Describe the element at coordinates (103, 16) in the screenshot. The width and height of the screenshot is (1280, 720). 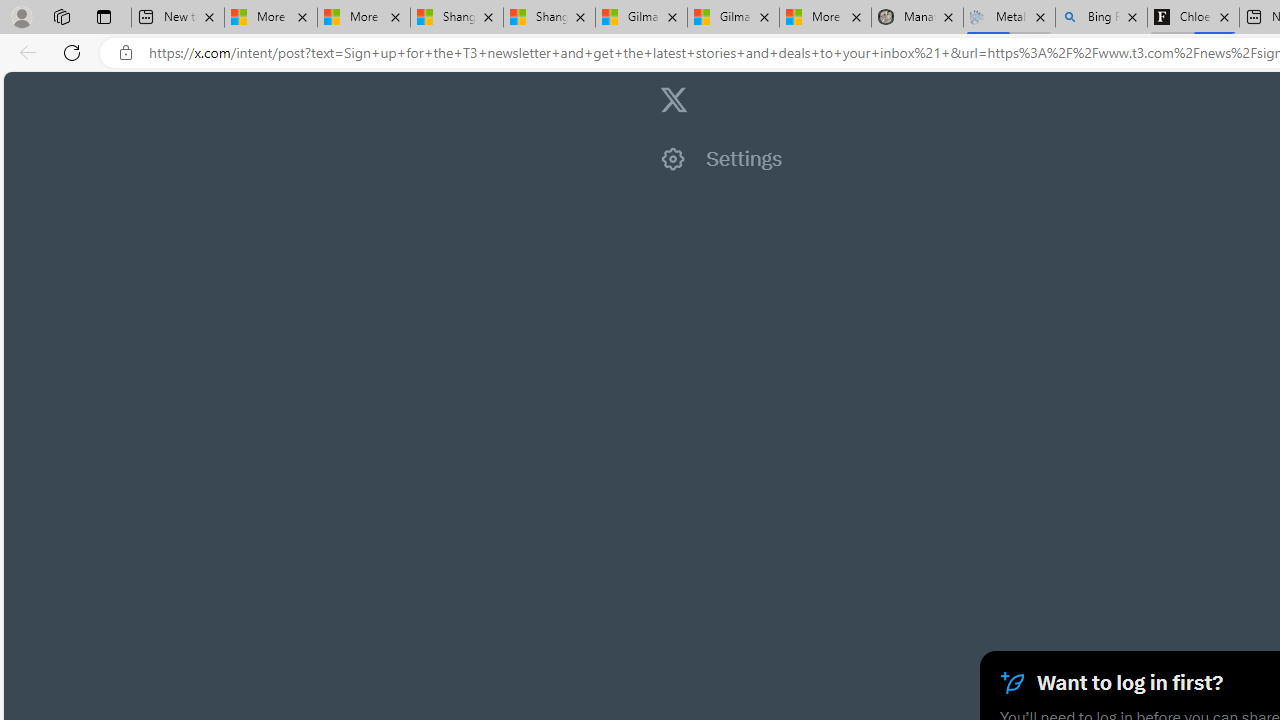
I see `'Tab actions menu'` at that location.